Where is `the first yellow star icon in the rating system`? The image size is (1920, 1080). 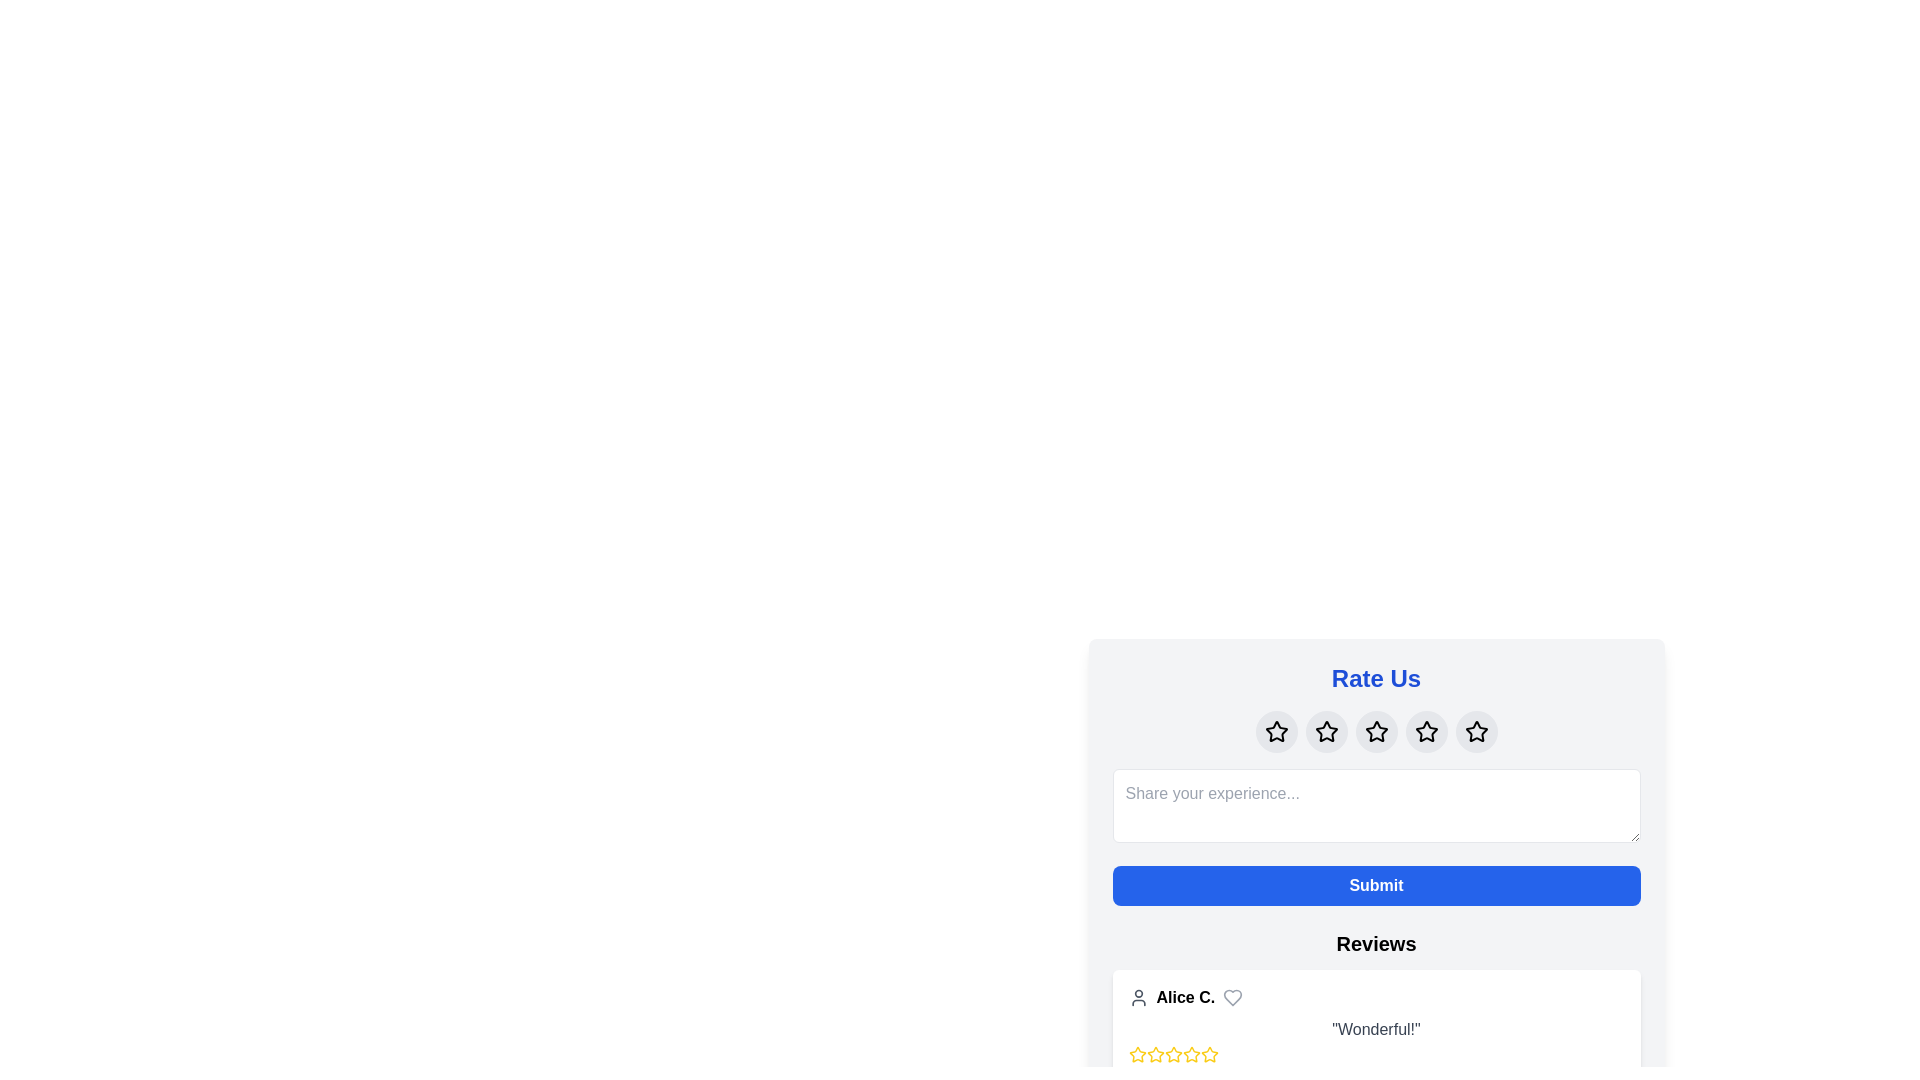 the first yellow star icon in the rating system is located at coordinates (1137, 1053).